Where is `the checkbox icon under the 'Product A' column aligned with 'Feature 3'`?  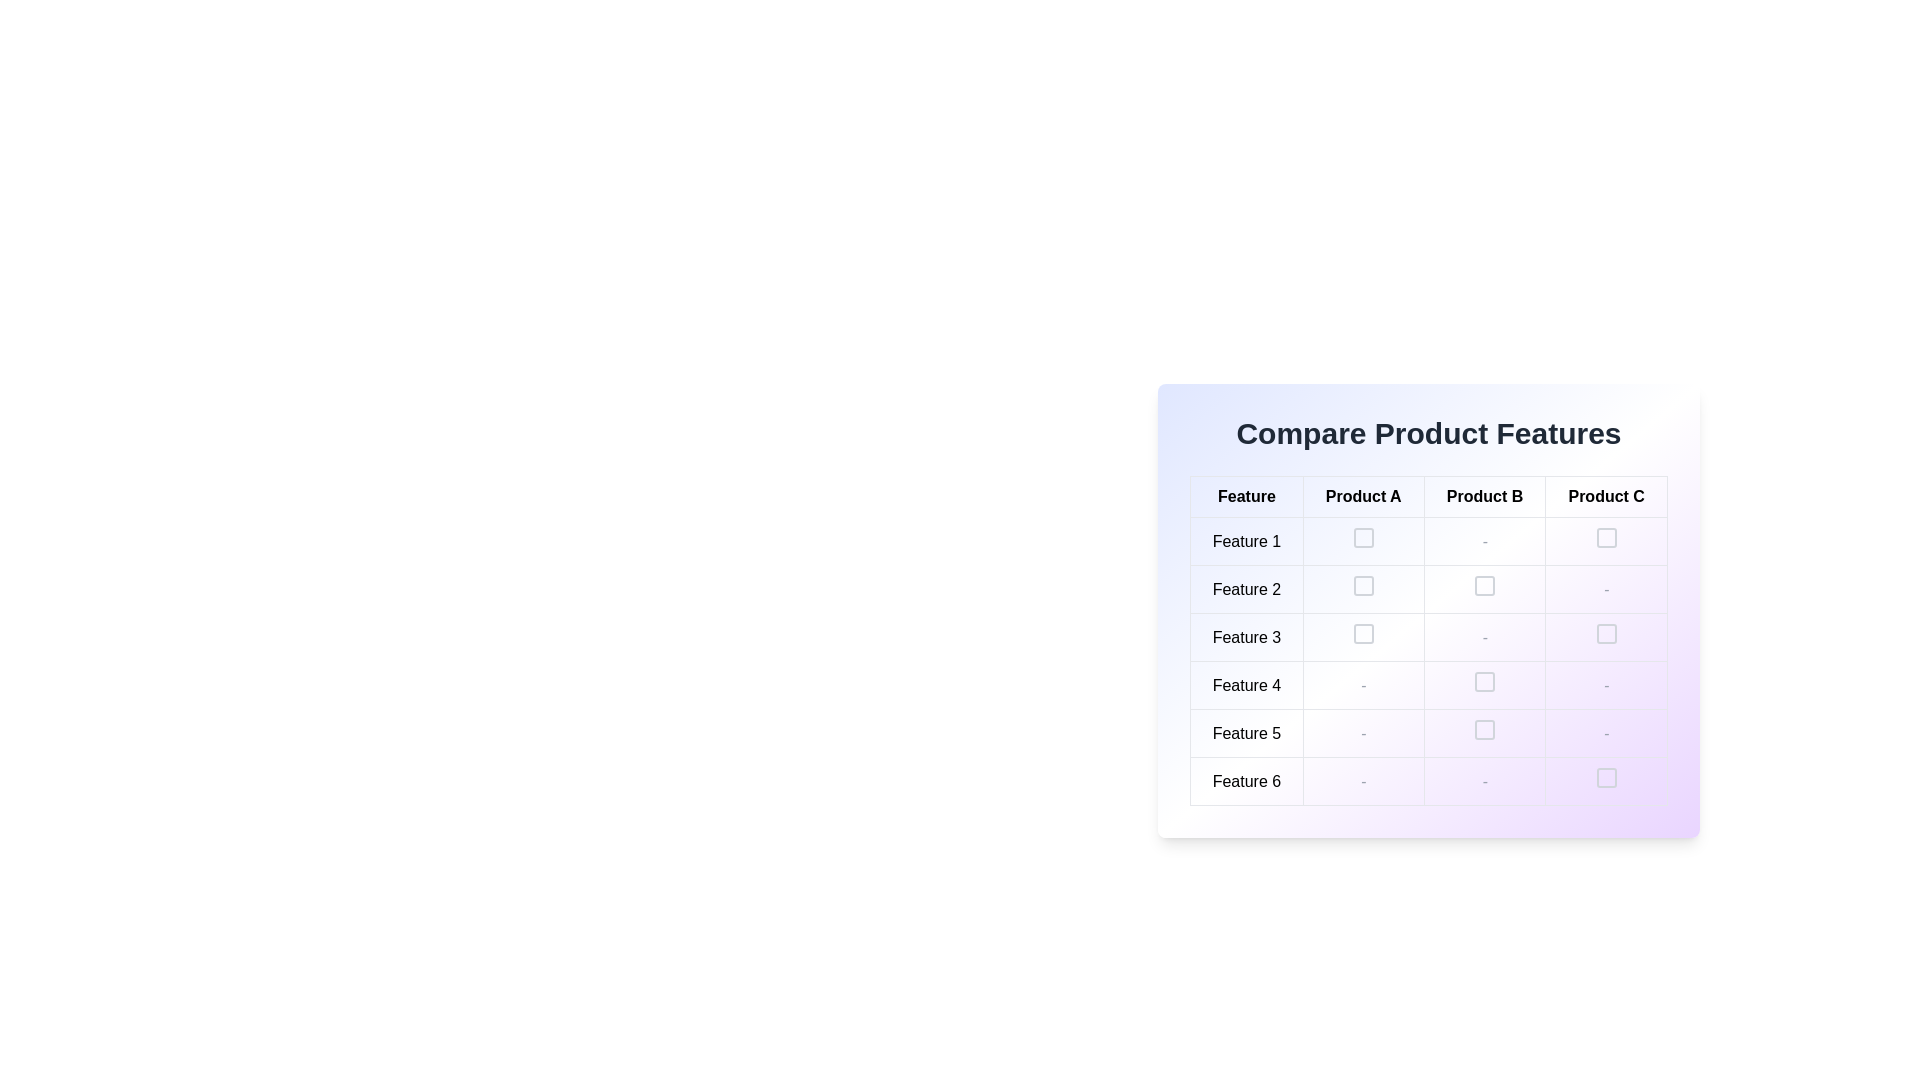
the checkbox icon under the 'Product A' column aligned with 'Feature 3' is located at coordinates (1362, 633).